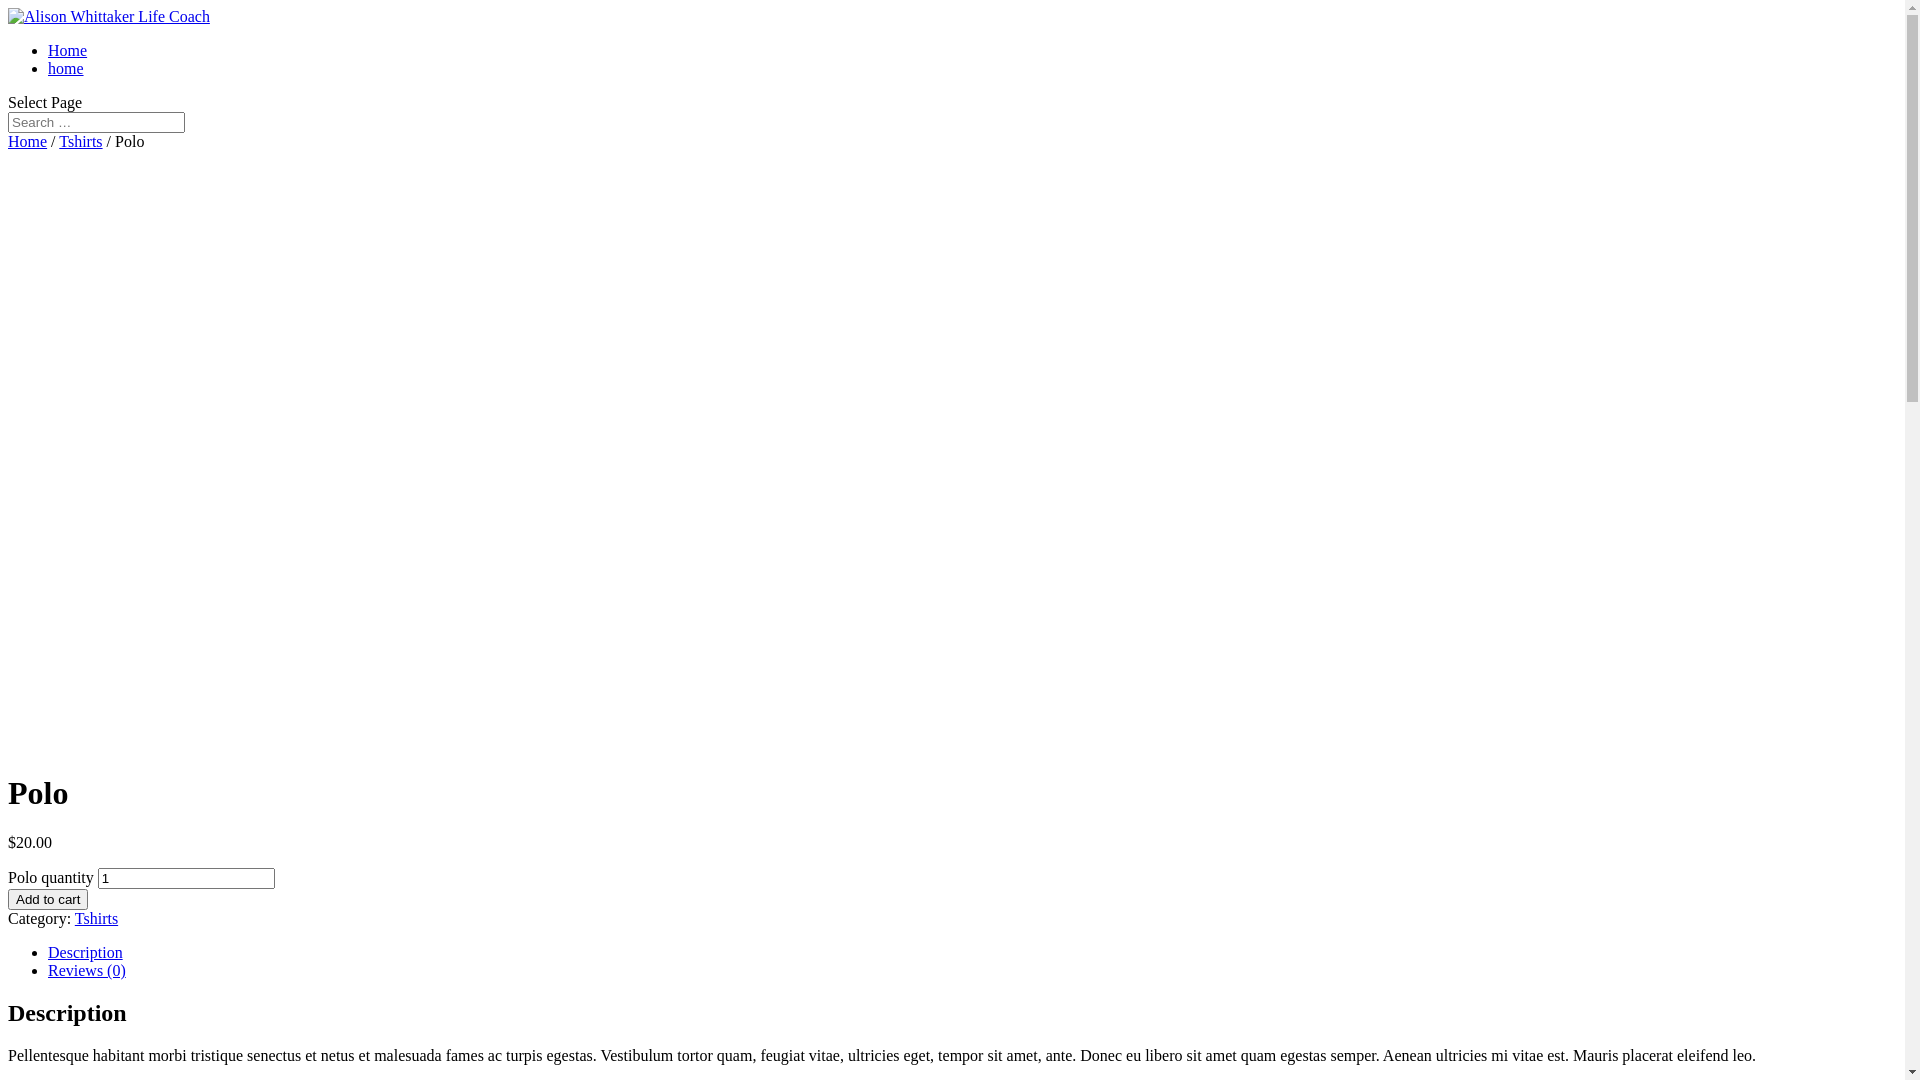  I want to click on 'Search for:', so click(95, 122).